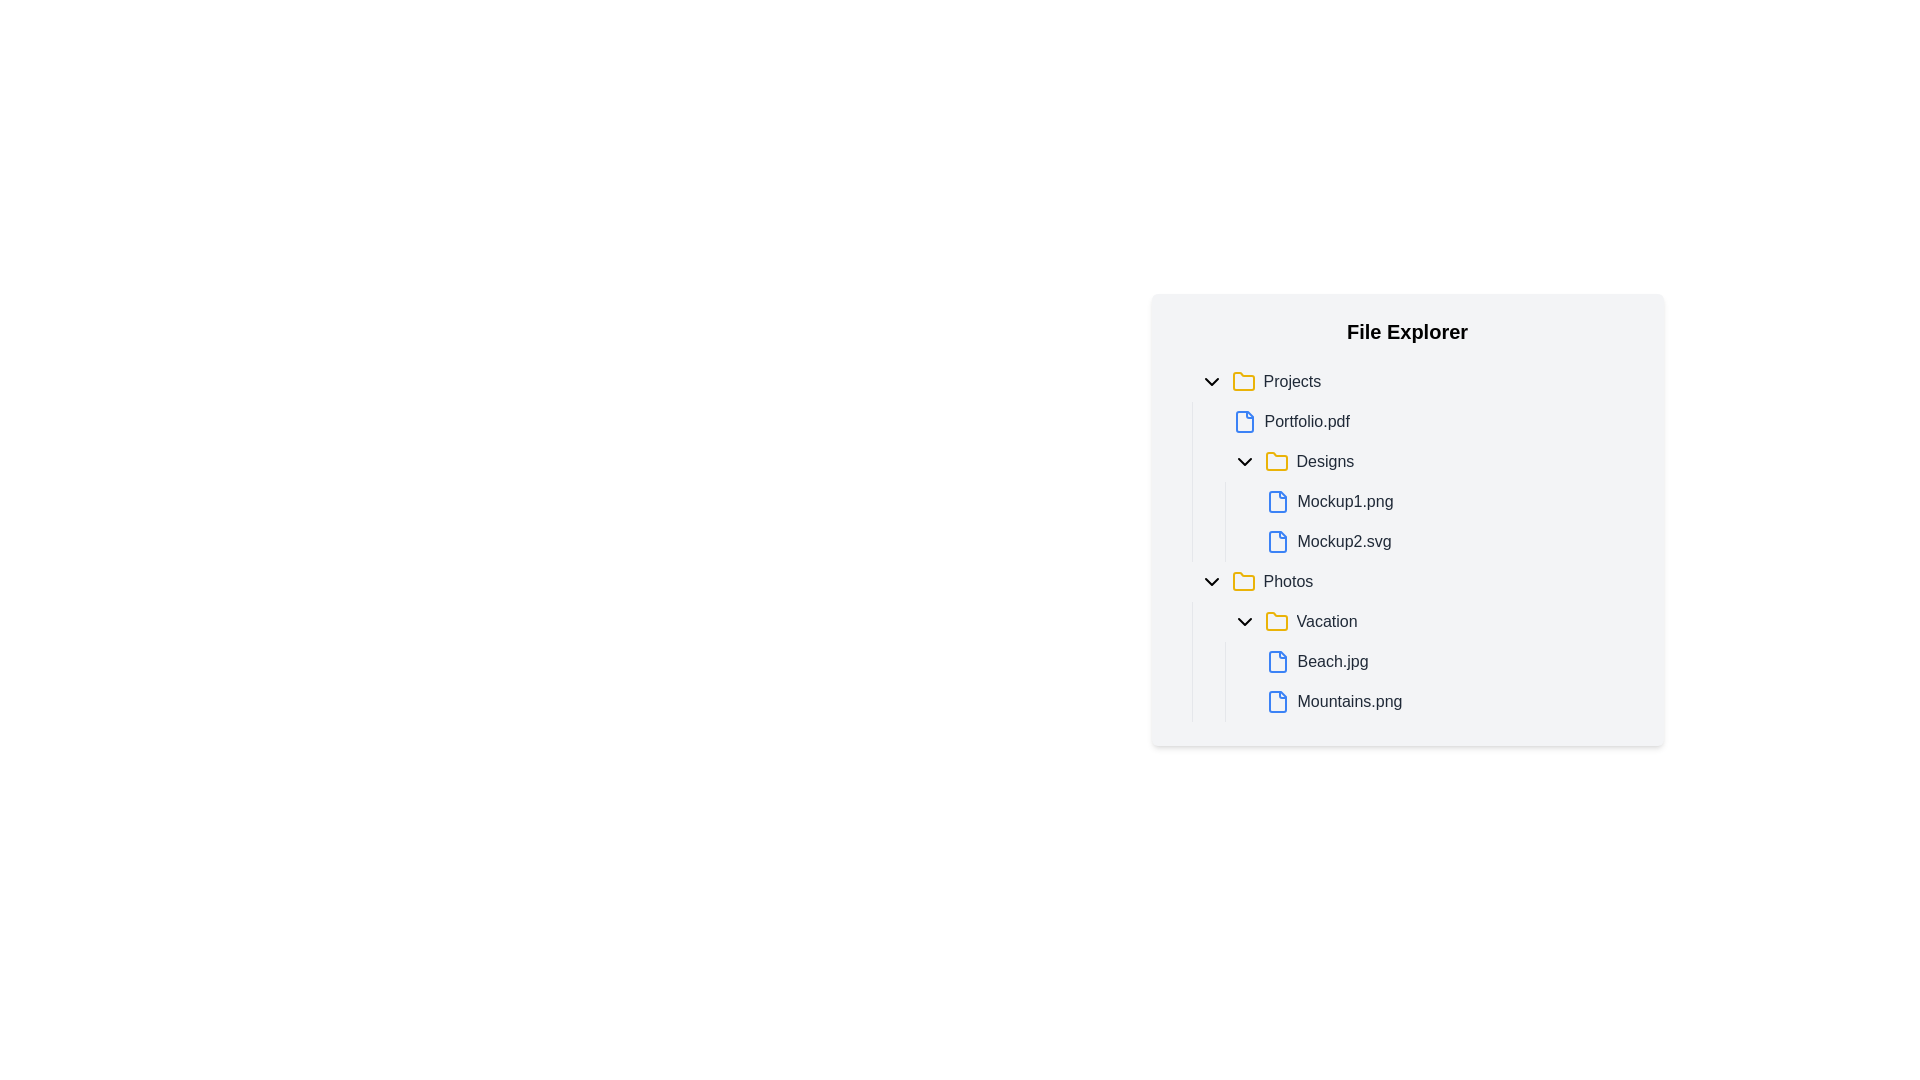 The image size is (1920, 1080). I want to click on the Dropdown arrow (chevron) icon next to the 'Vacation' text, so click(1243, 620).